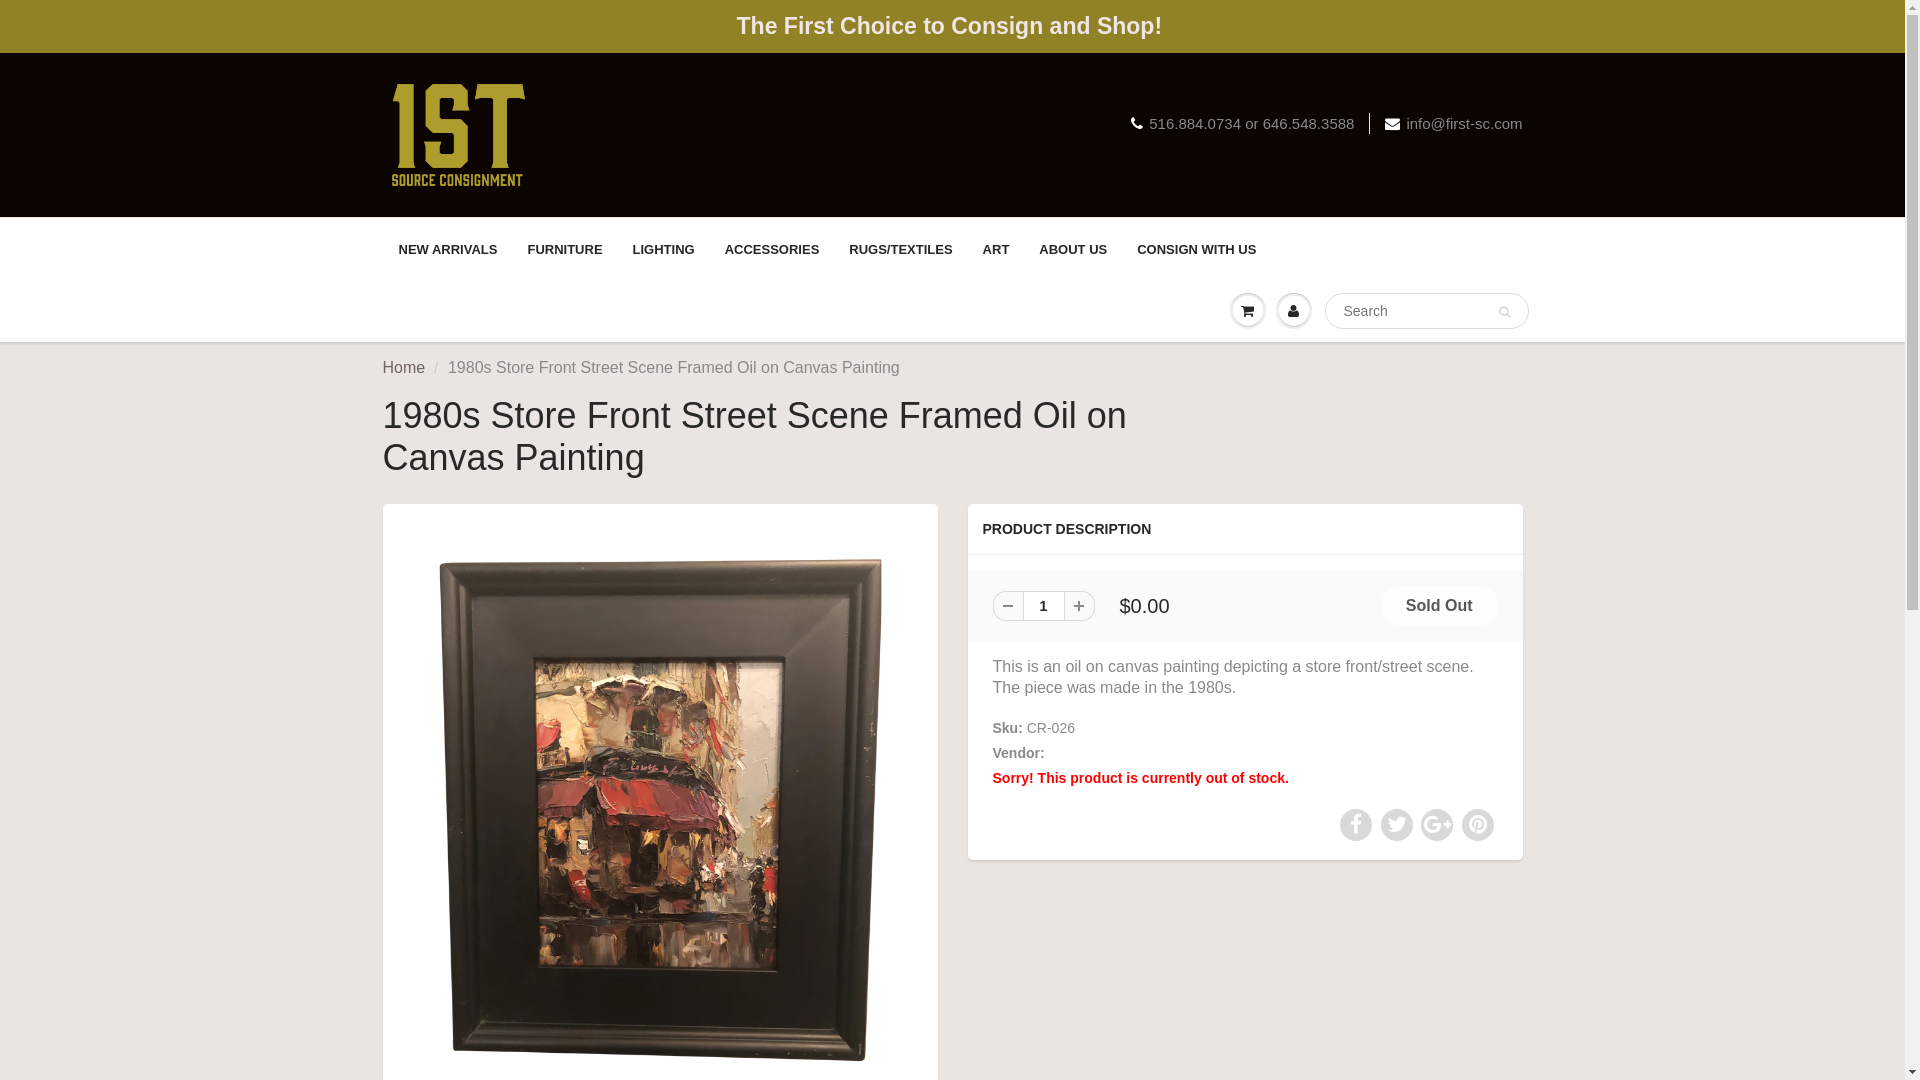 This screenshot has width=1920, height=1080. I want to click on 'NEW ARRIVALS', so click(447, 249).